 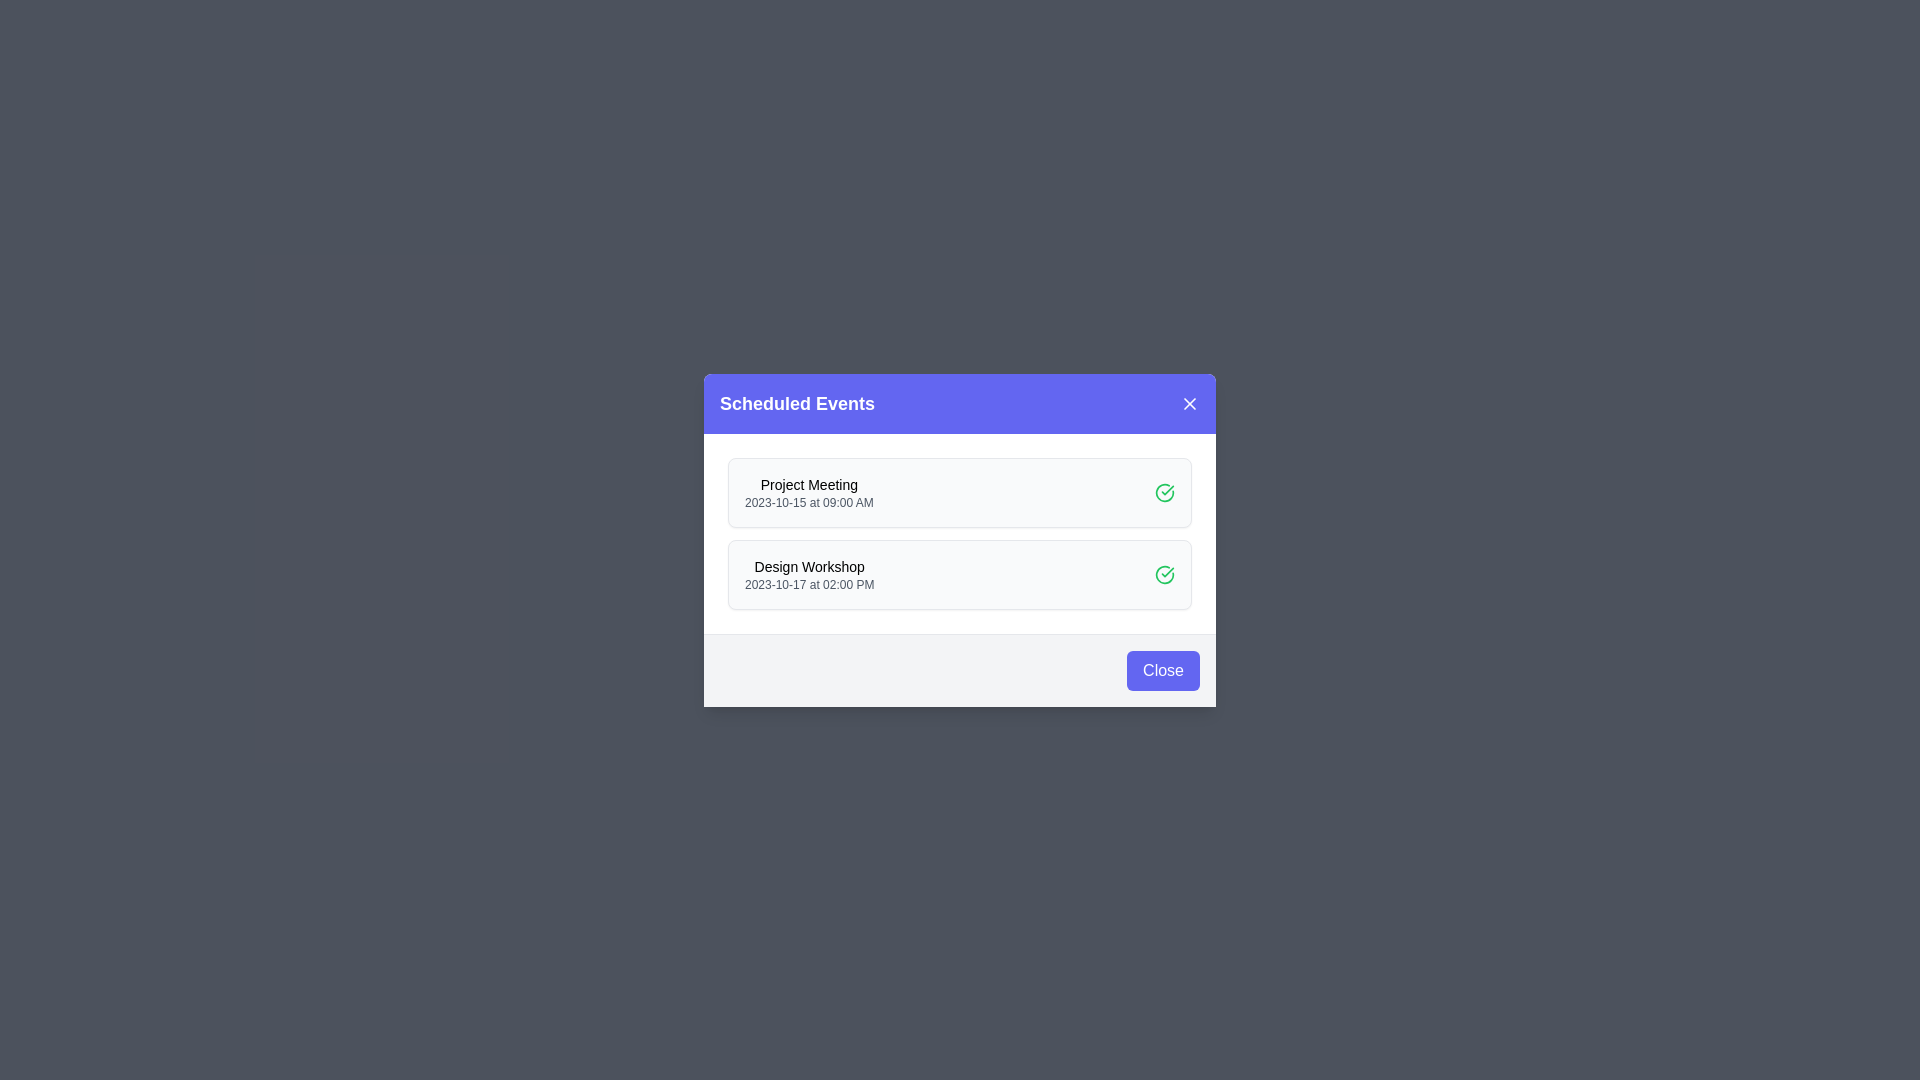 I want to click on text from the Text Display Component that provides an overview of the scheduled meeting, located in the first card component of scheduled events, so click(x=809, y=492).